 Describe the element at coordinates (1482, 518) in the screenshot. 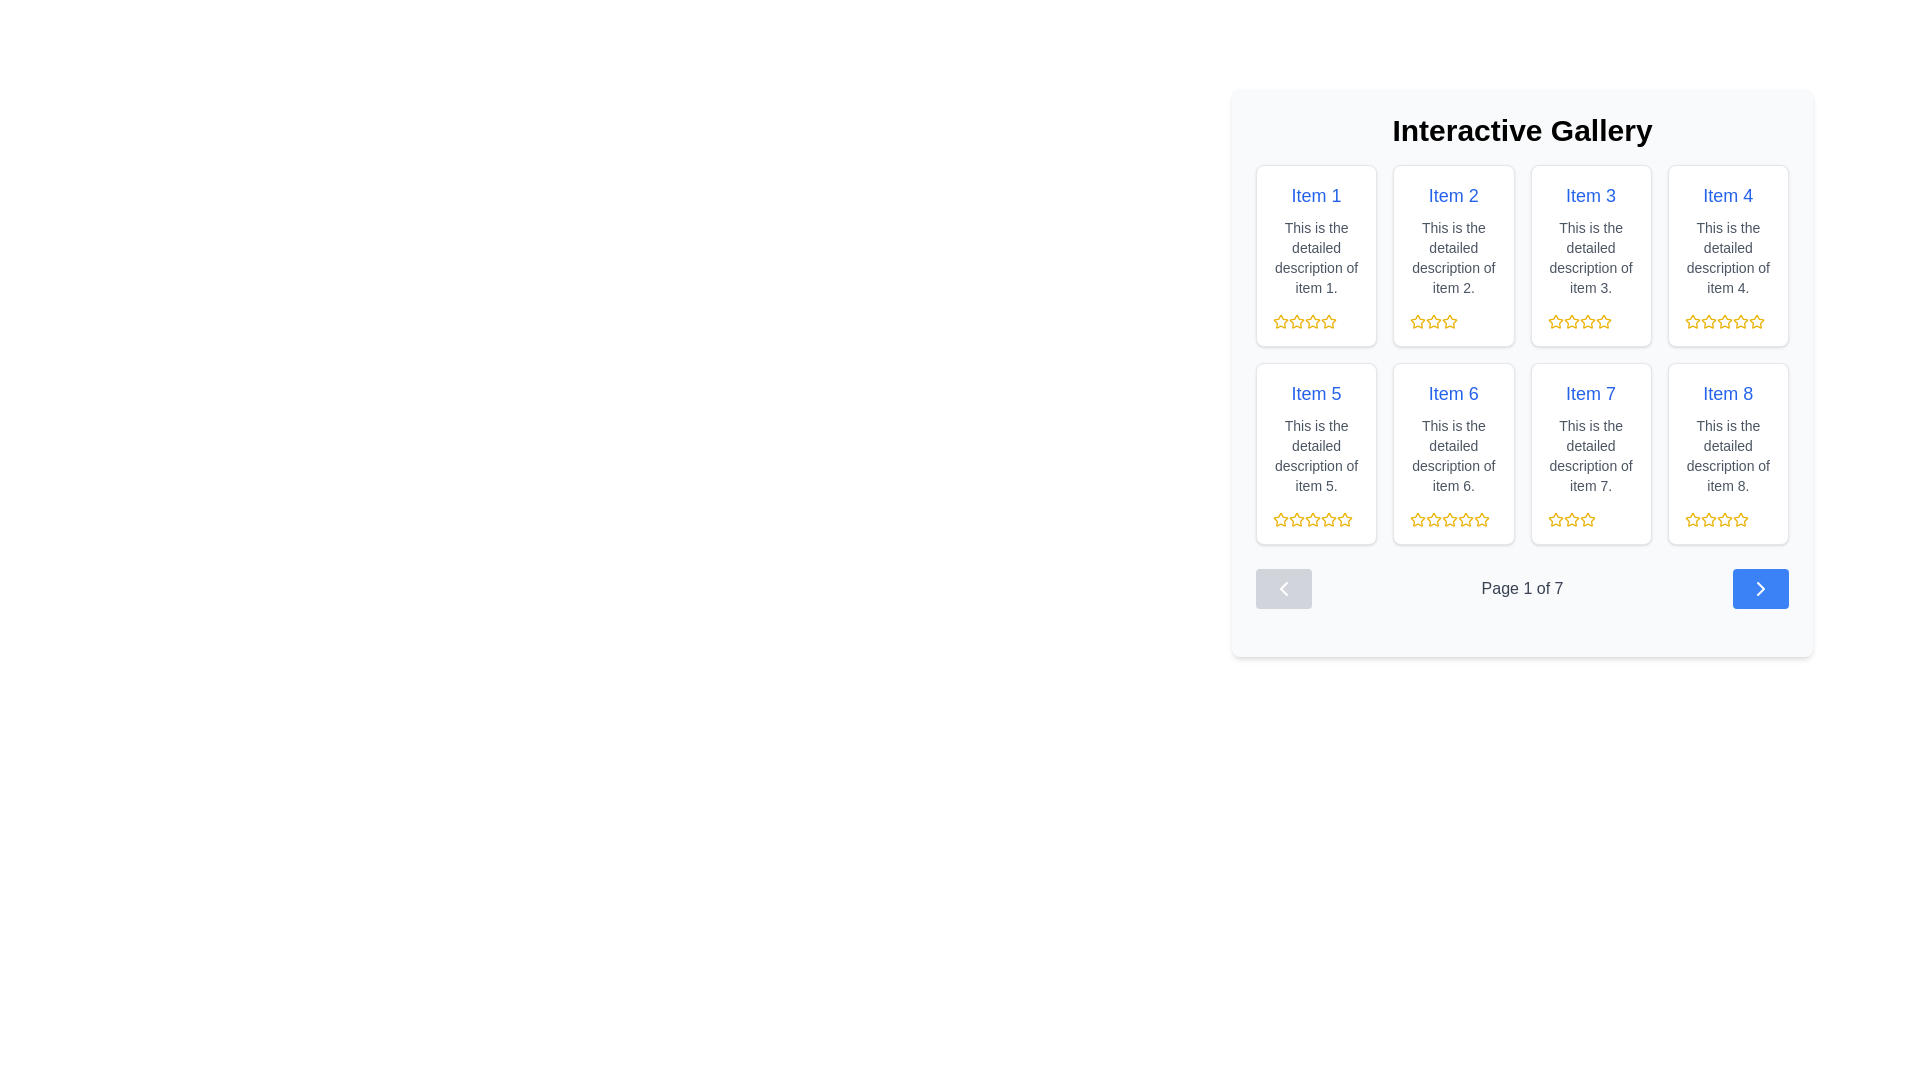

I see `the third star in the rating system for 'Item 6' to visualize an effect` at that location.